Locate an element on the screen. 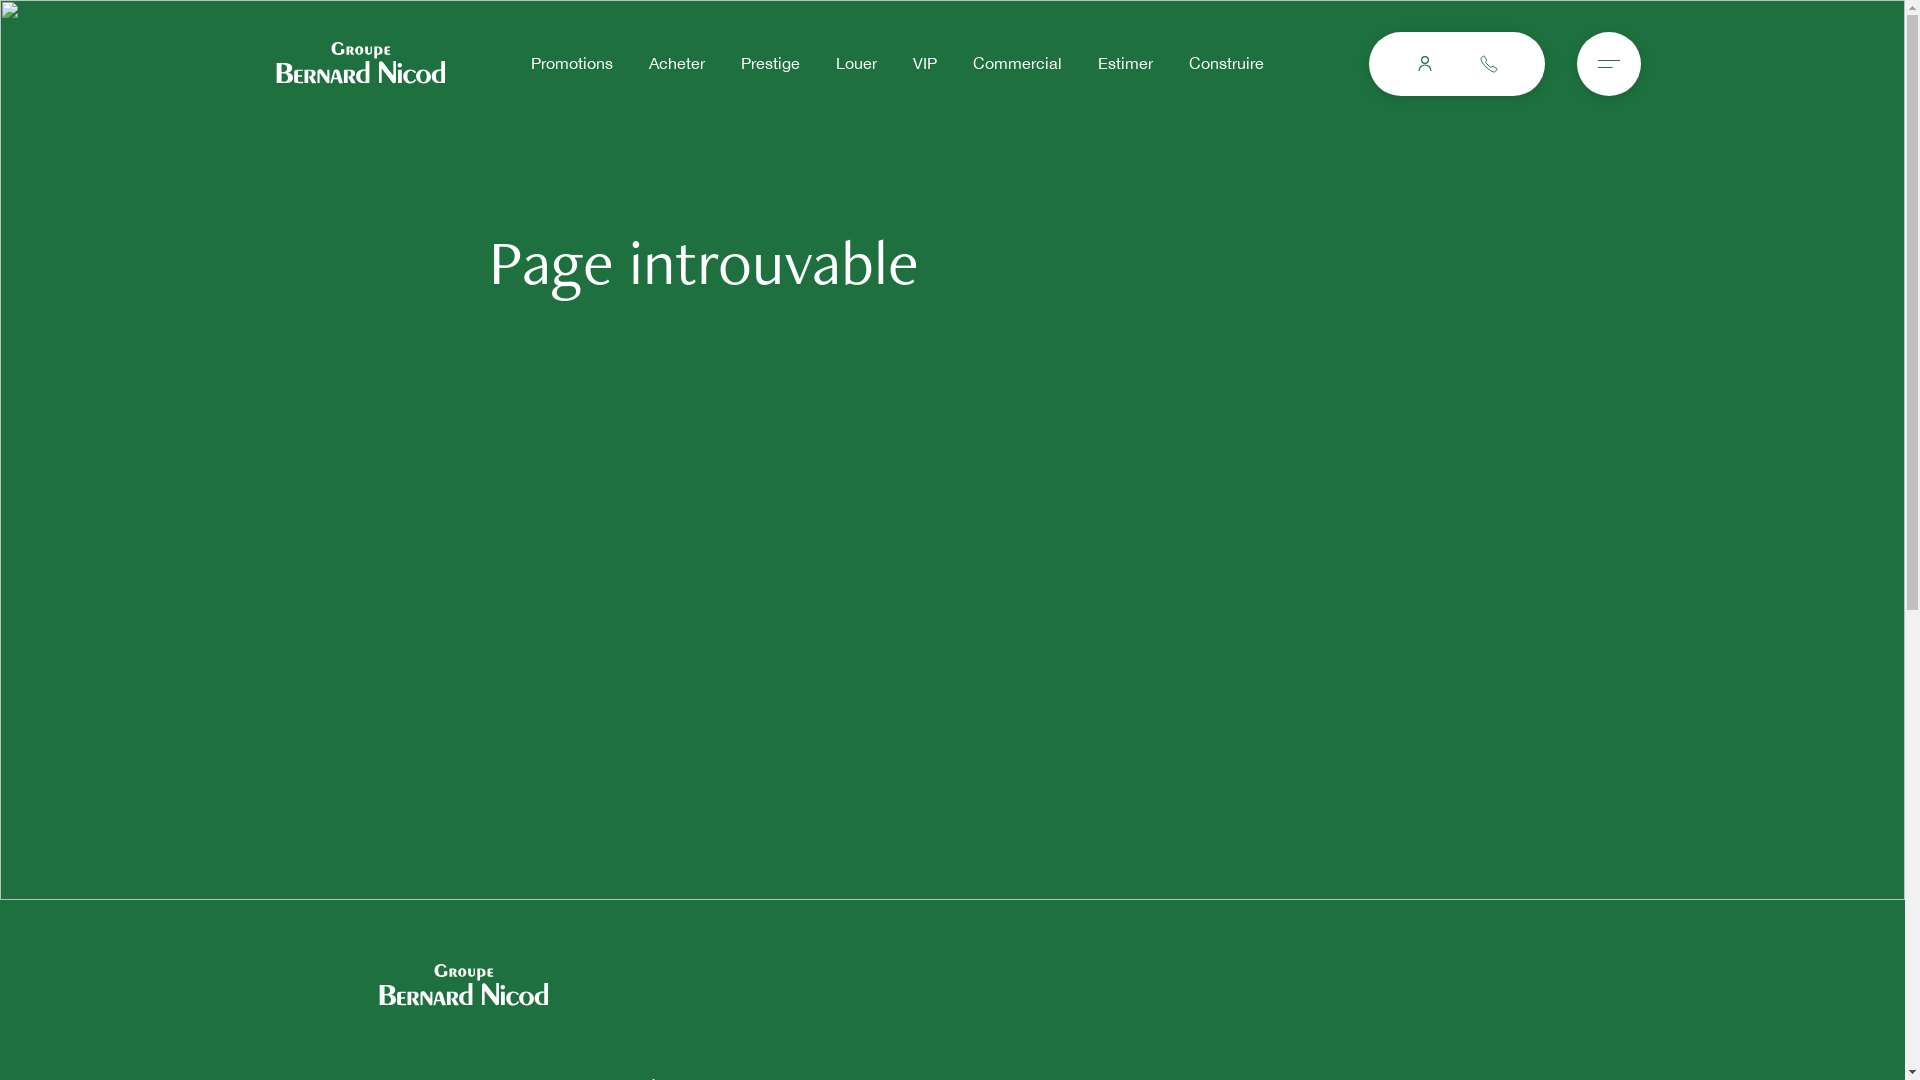  'VIP' is located at coordinates (922, 62).